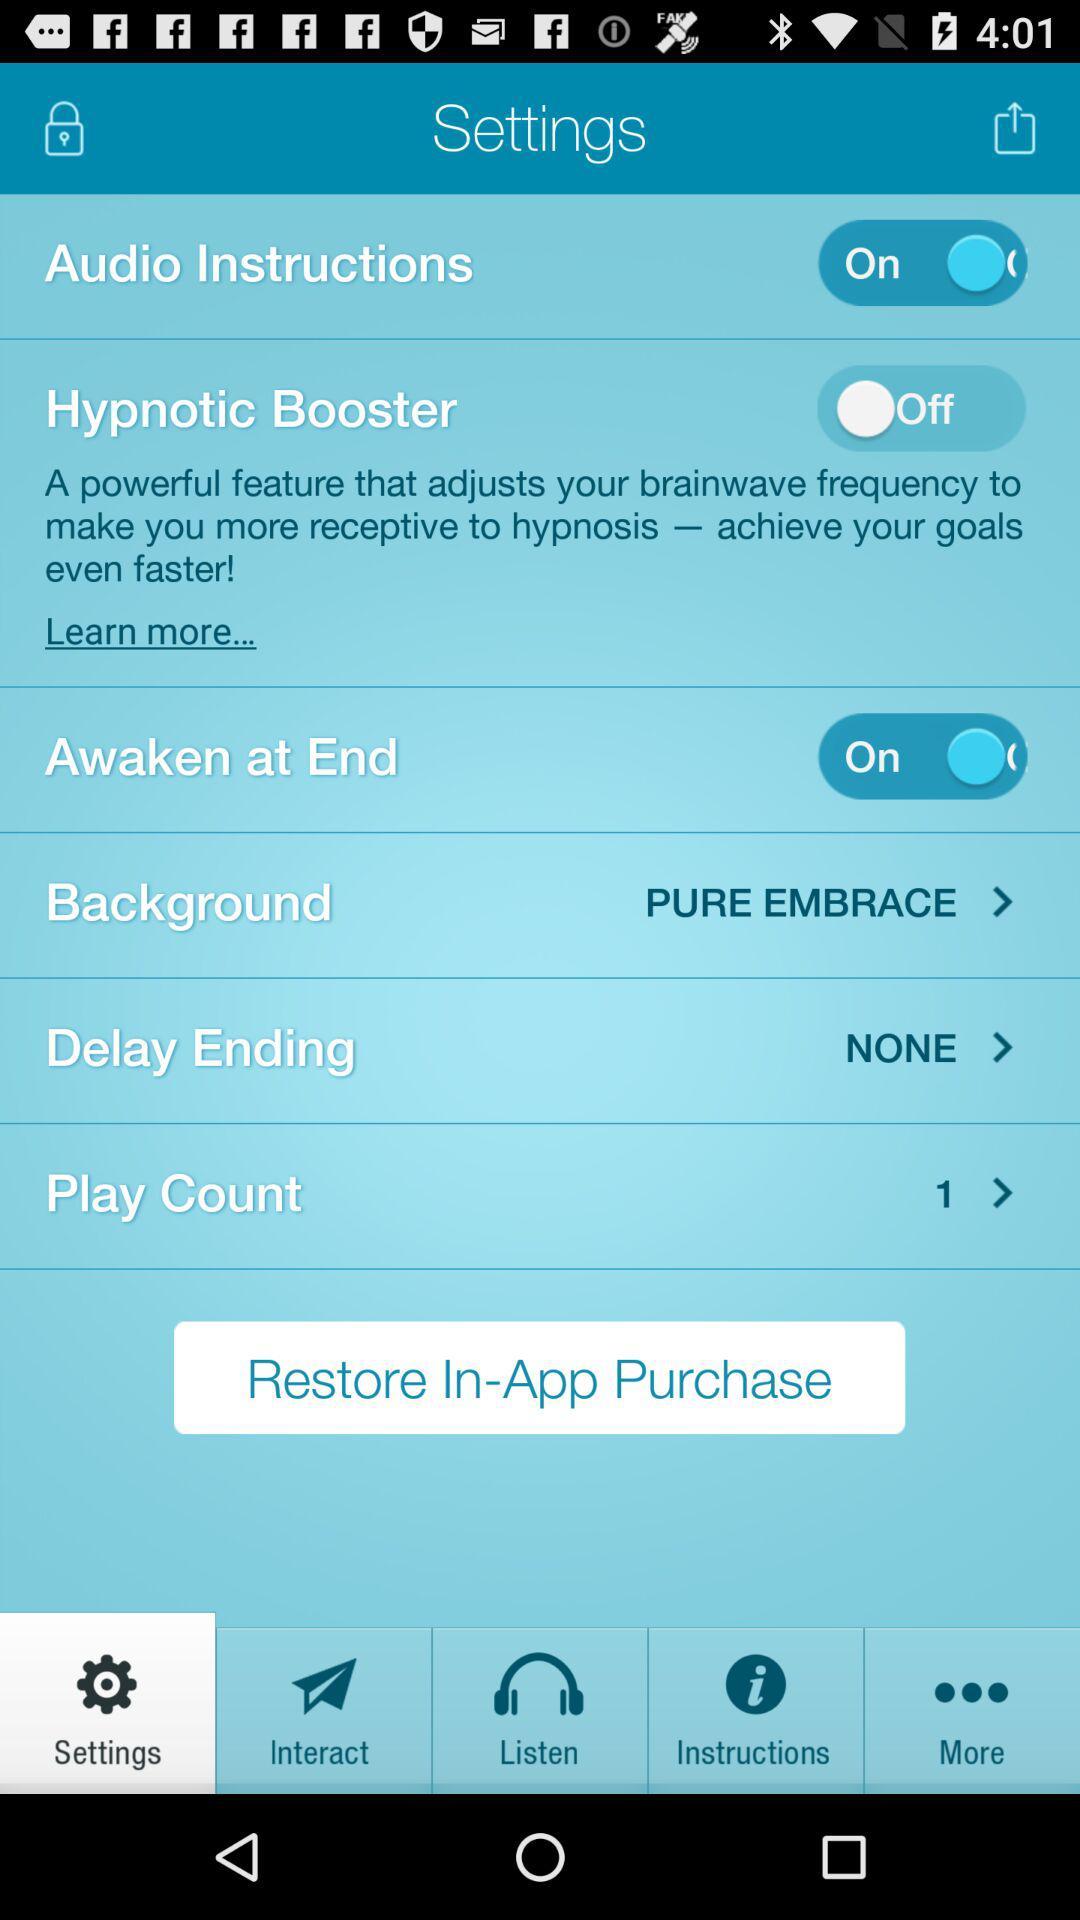 This screenshot has width=1080, height=1920. I want to click on the settings icon, so click(108, 1821).